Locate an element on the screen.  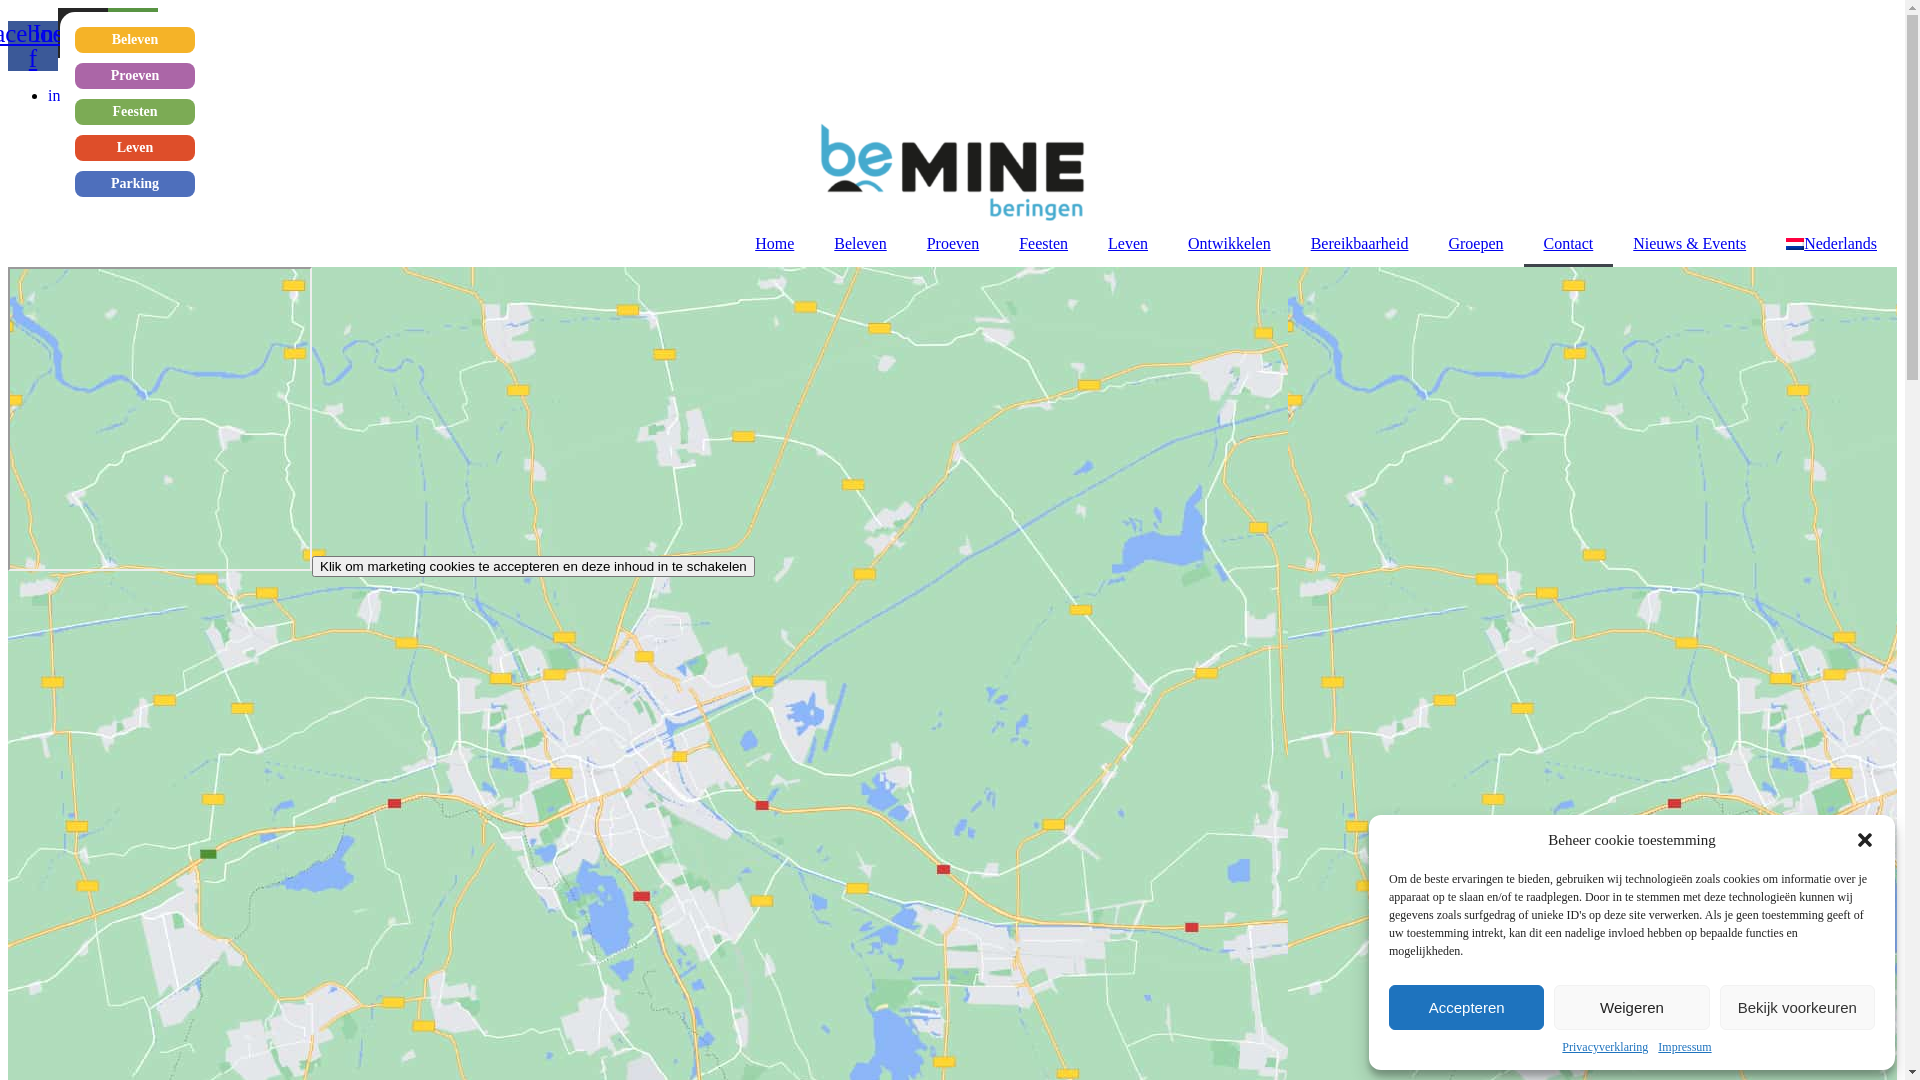
'Beleven' is located at coordinates (859, 242).